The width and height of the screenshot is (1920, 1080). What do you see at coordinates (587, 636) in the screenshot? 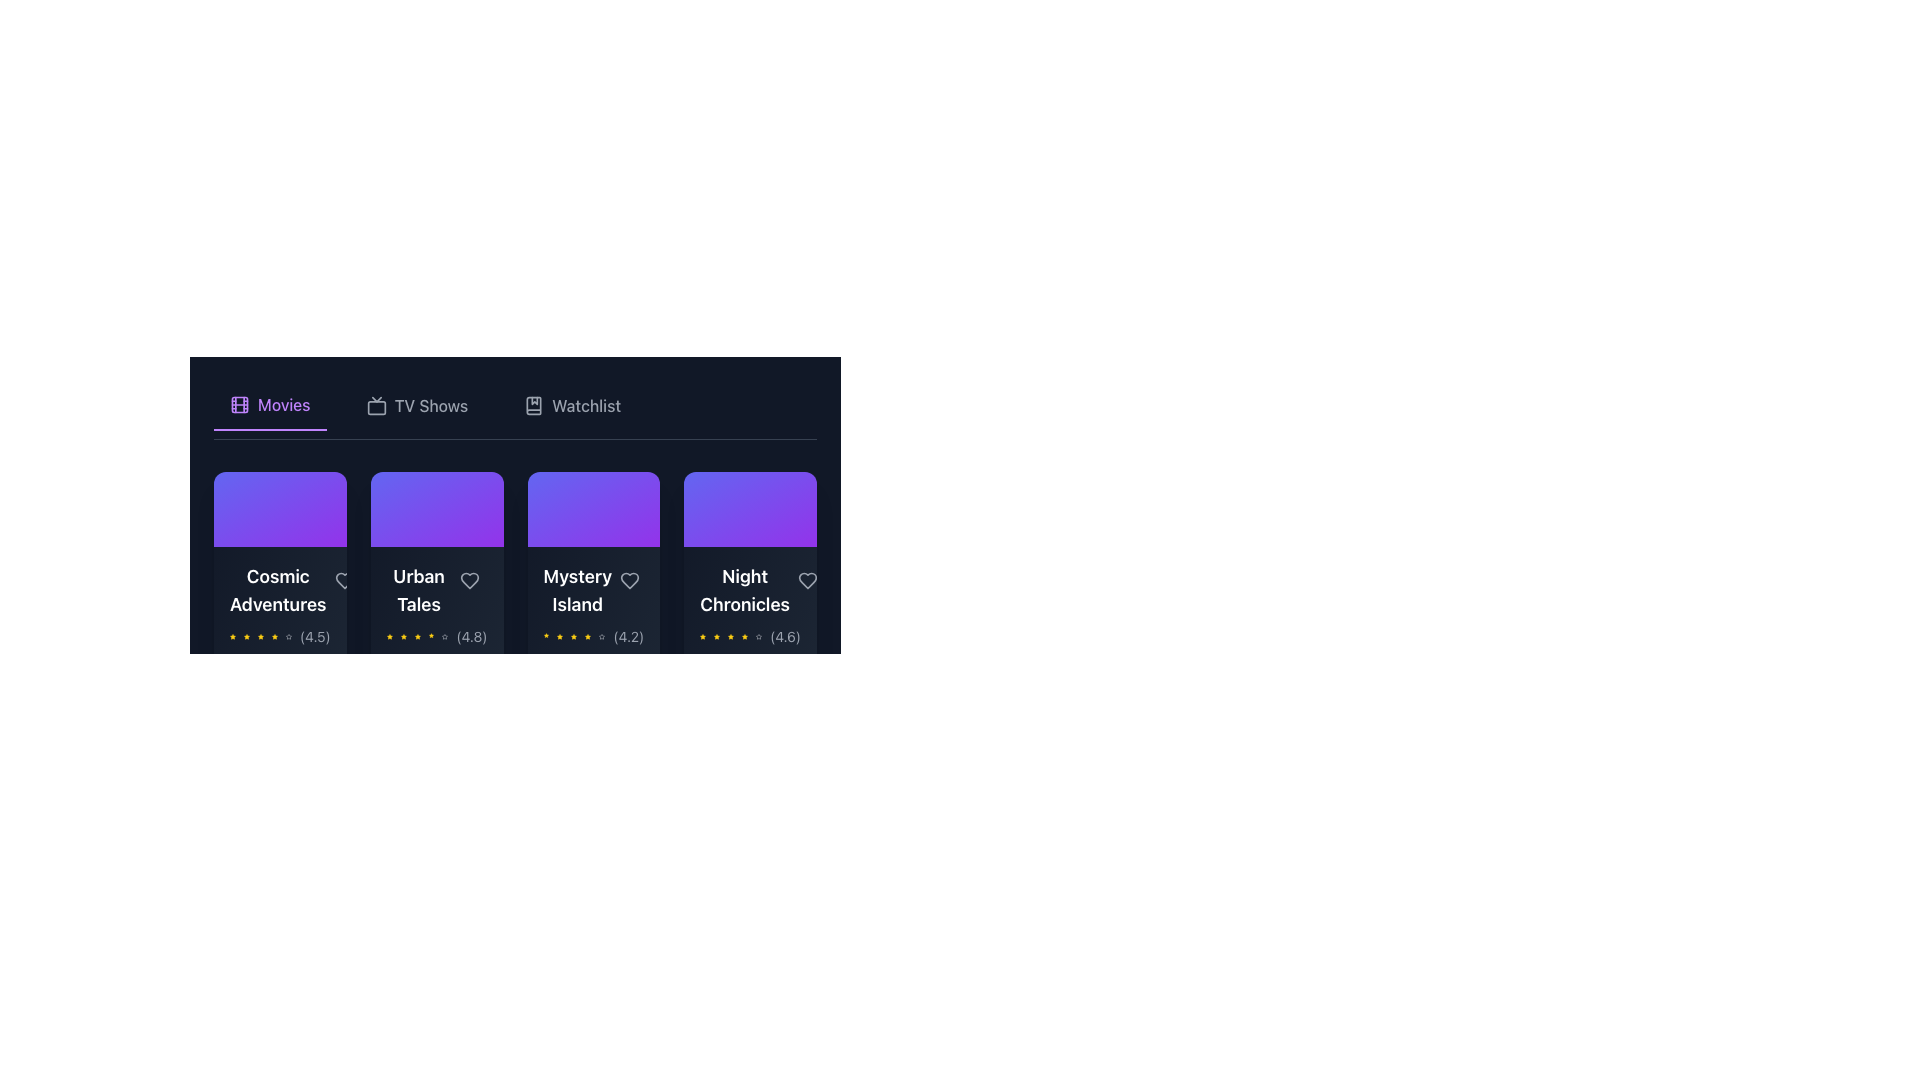
I see `the fifth yellow rating star icon under the title 'Mystery Island'` at bounding box center [587, 636].